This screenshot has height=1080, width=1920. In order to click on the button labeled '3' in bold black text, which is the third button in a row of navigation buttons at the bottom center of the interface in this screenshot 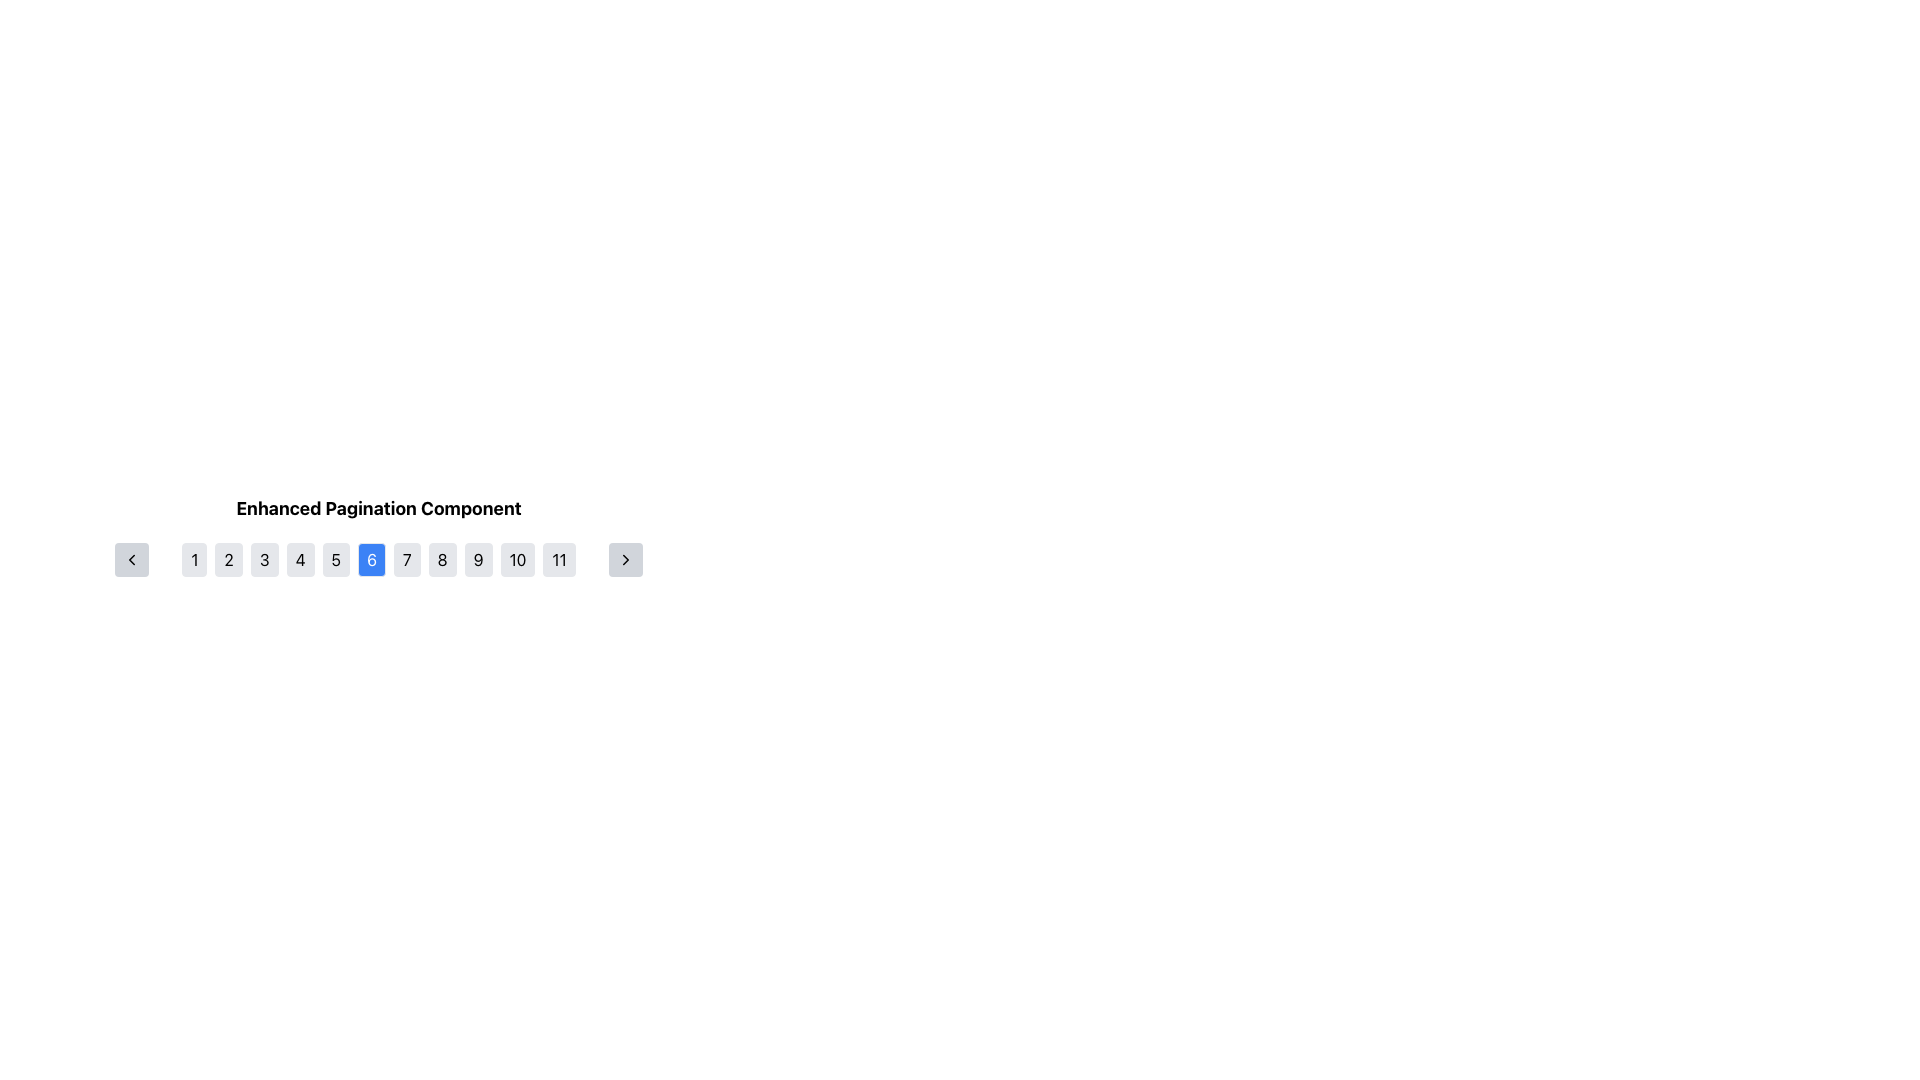, I will do `click(263, 559)`.